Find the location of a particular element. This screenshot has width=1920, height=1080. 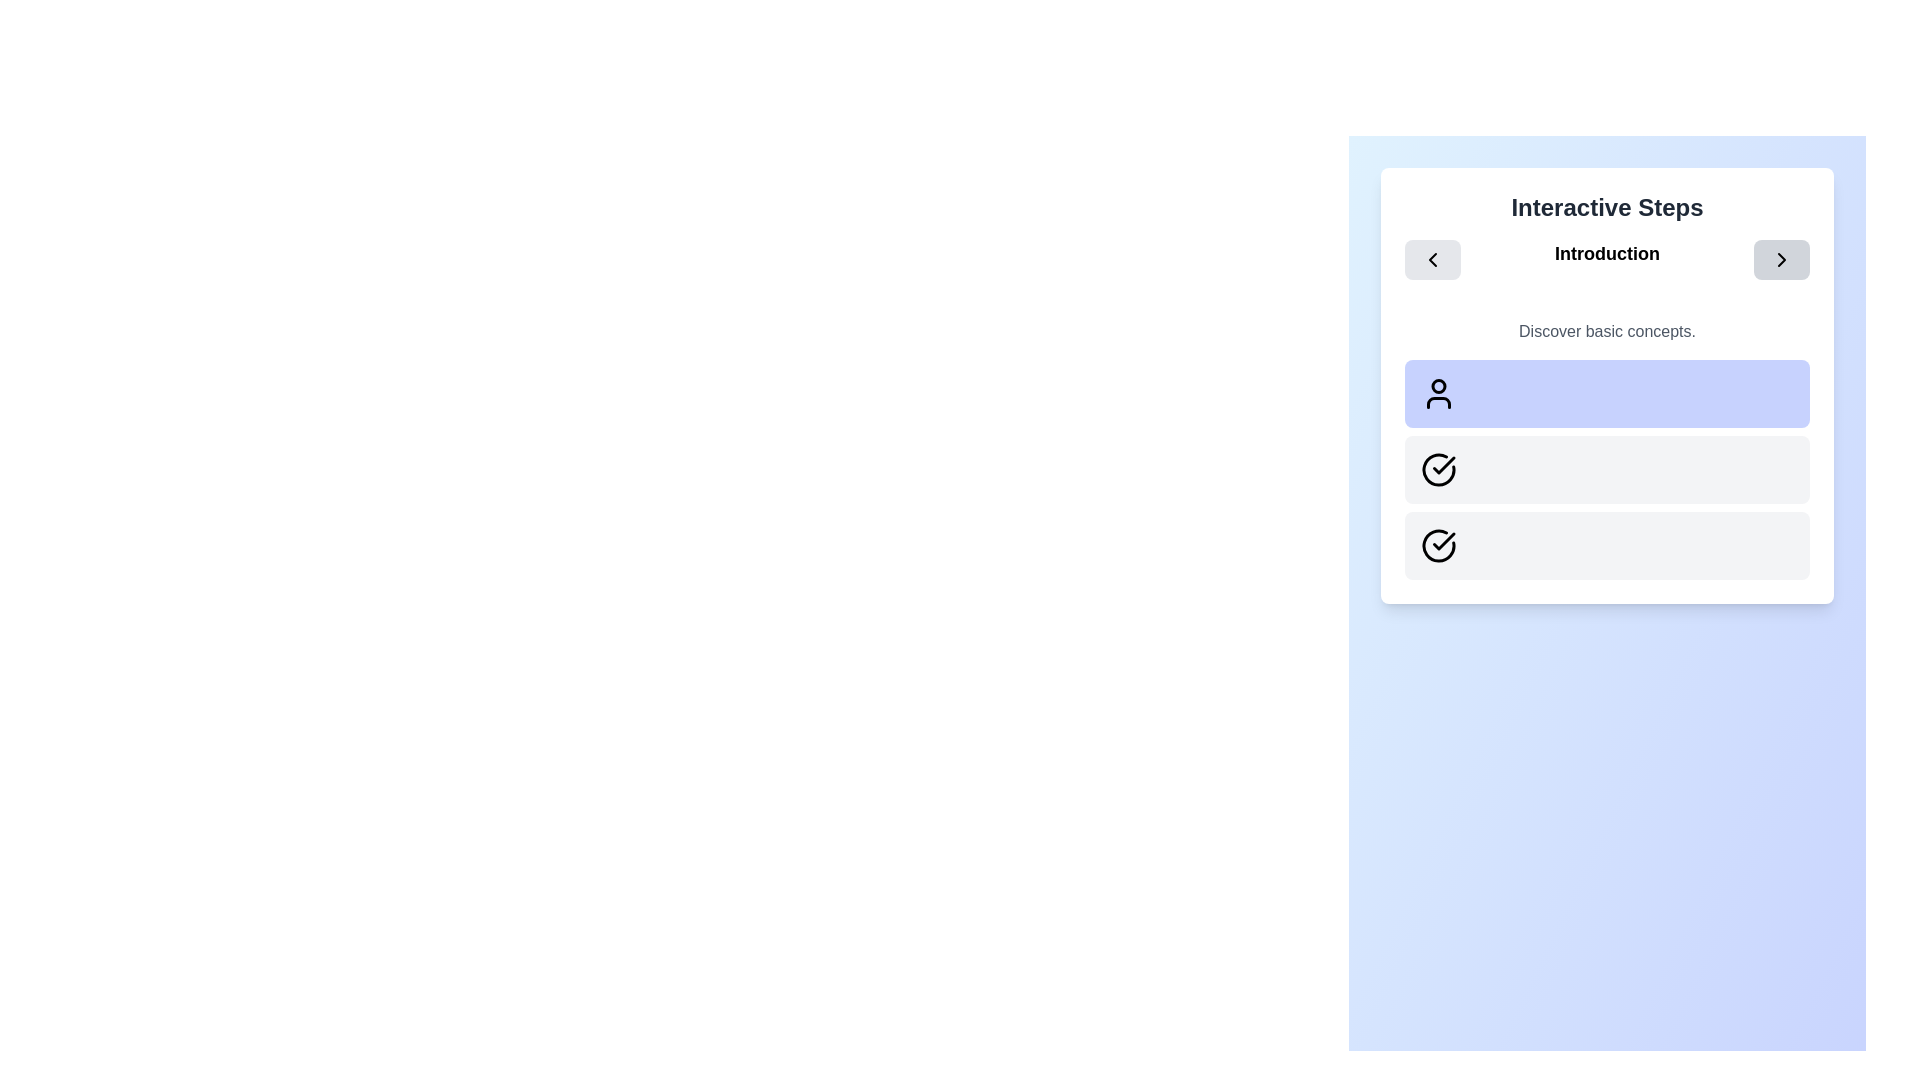

the grey rectangular button with rounded corners and a rightward-facing chevron arrow, located in the top navigation section under 'Interactive Steps' is located at coordinates (1781, 258).